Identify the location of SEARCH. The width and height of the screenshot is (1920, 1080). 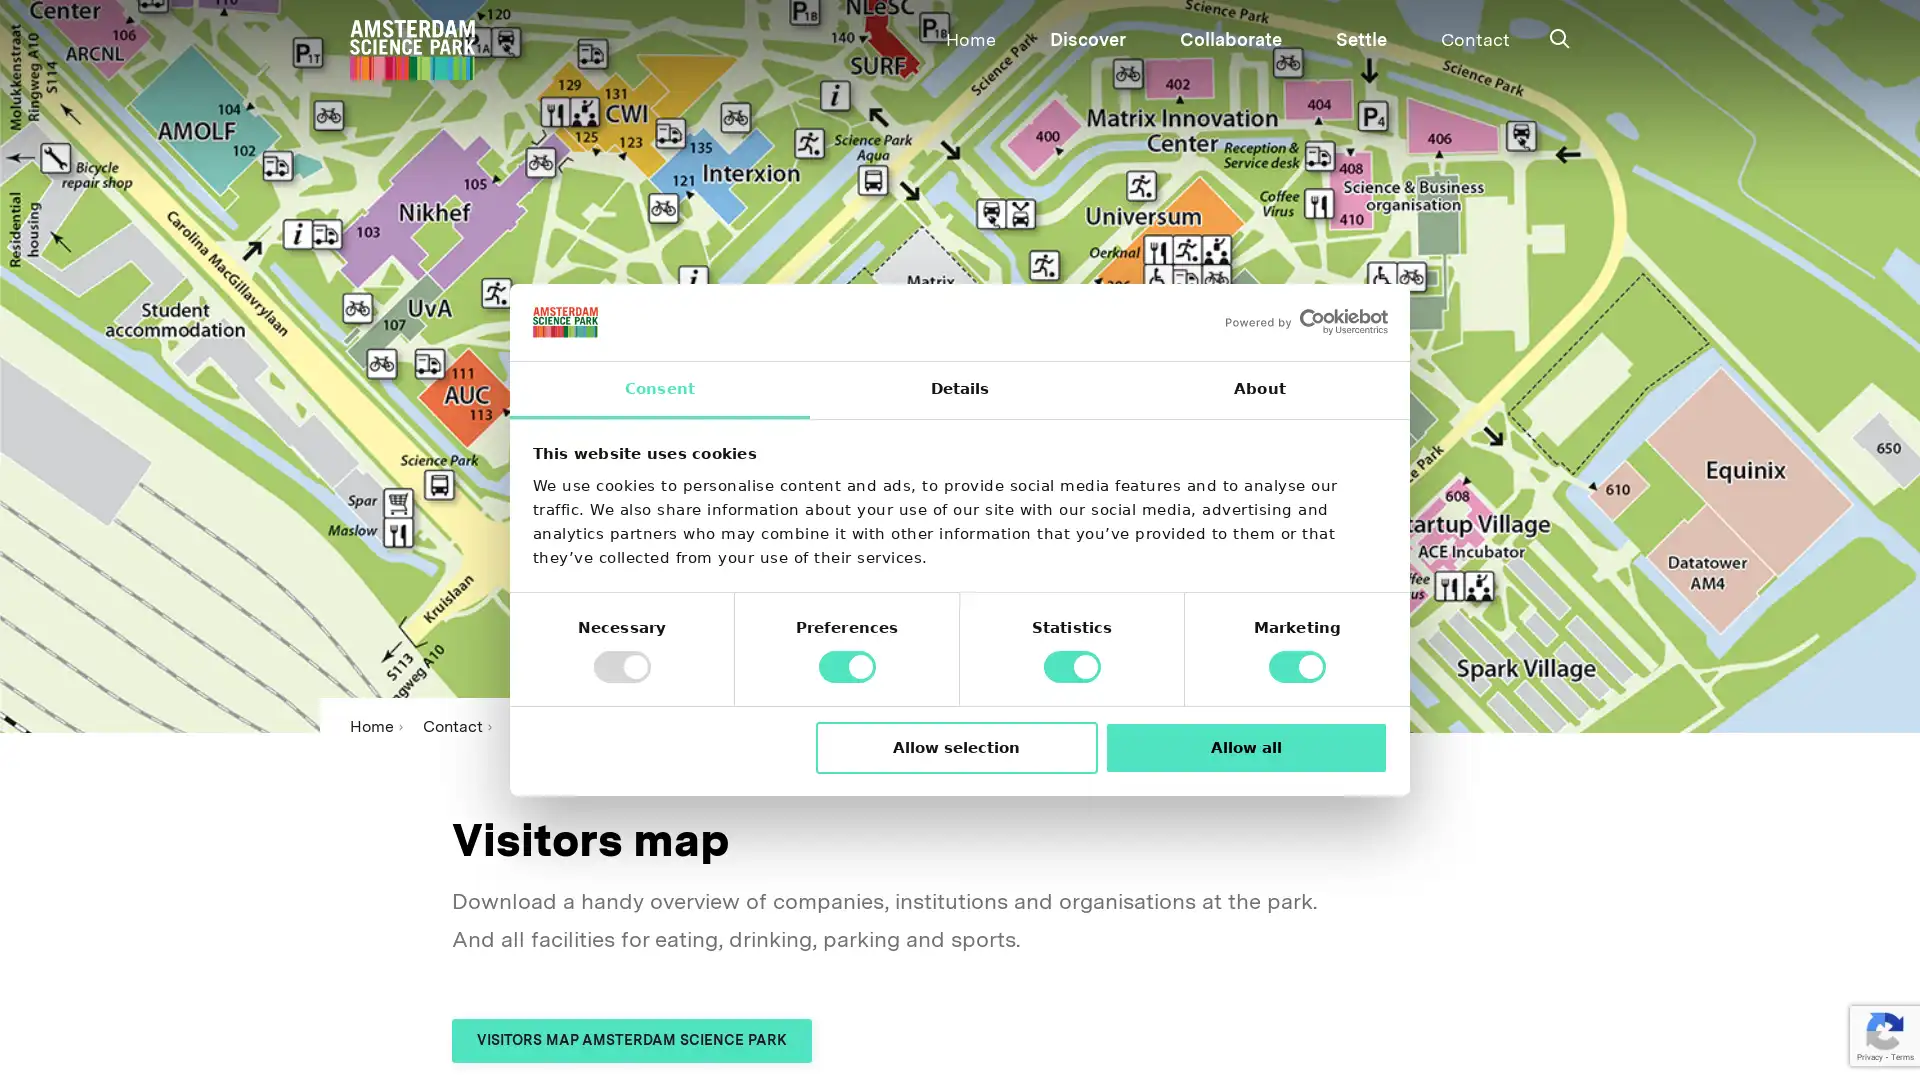
(938, 35).